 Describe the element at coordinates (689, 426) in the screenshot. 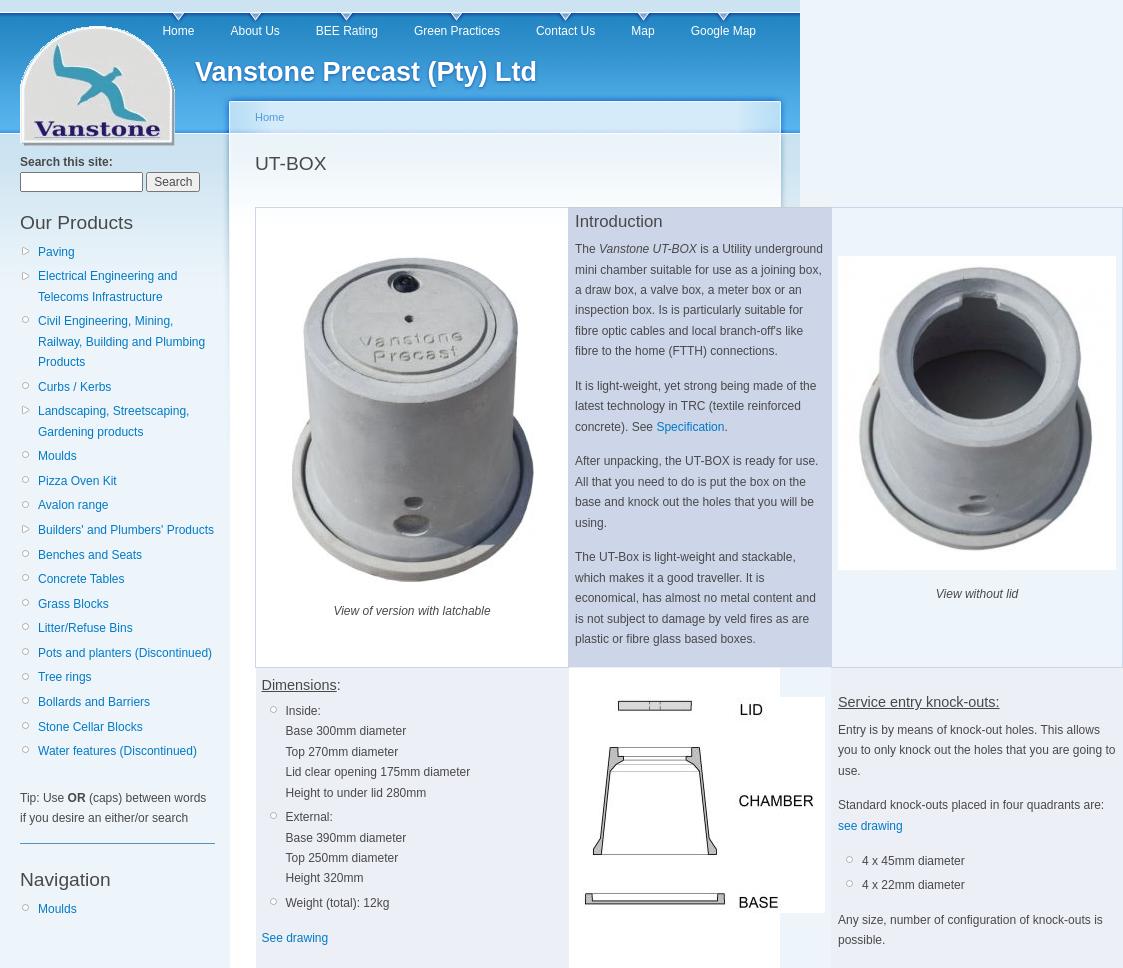

I see `'Specification'` at that location.